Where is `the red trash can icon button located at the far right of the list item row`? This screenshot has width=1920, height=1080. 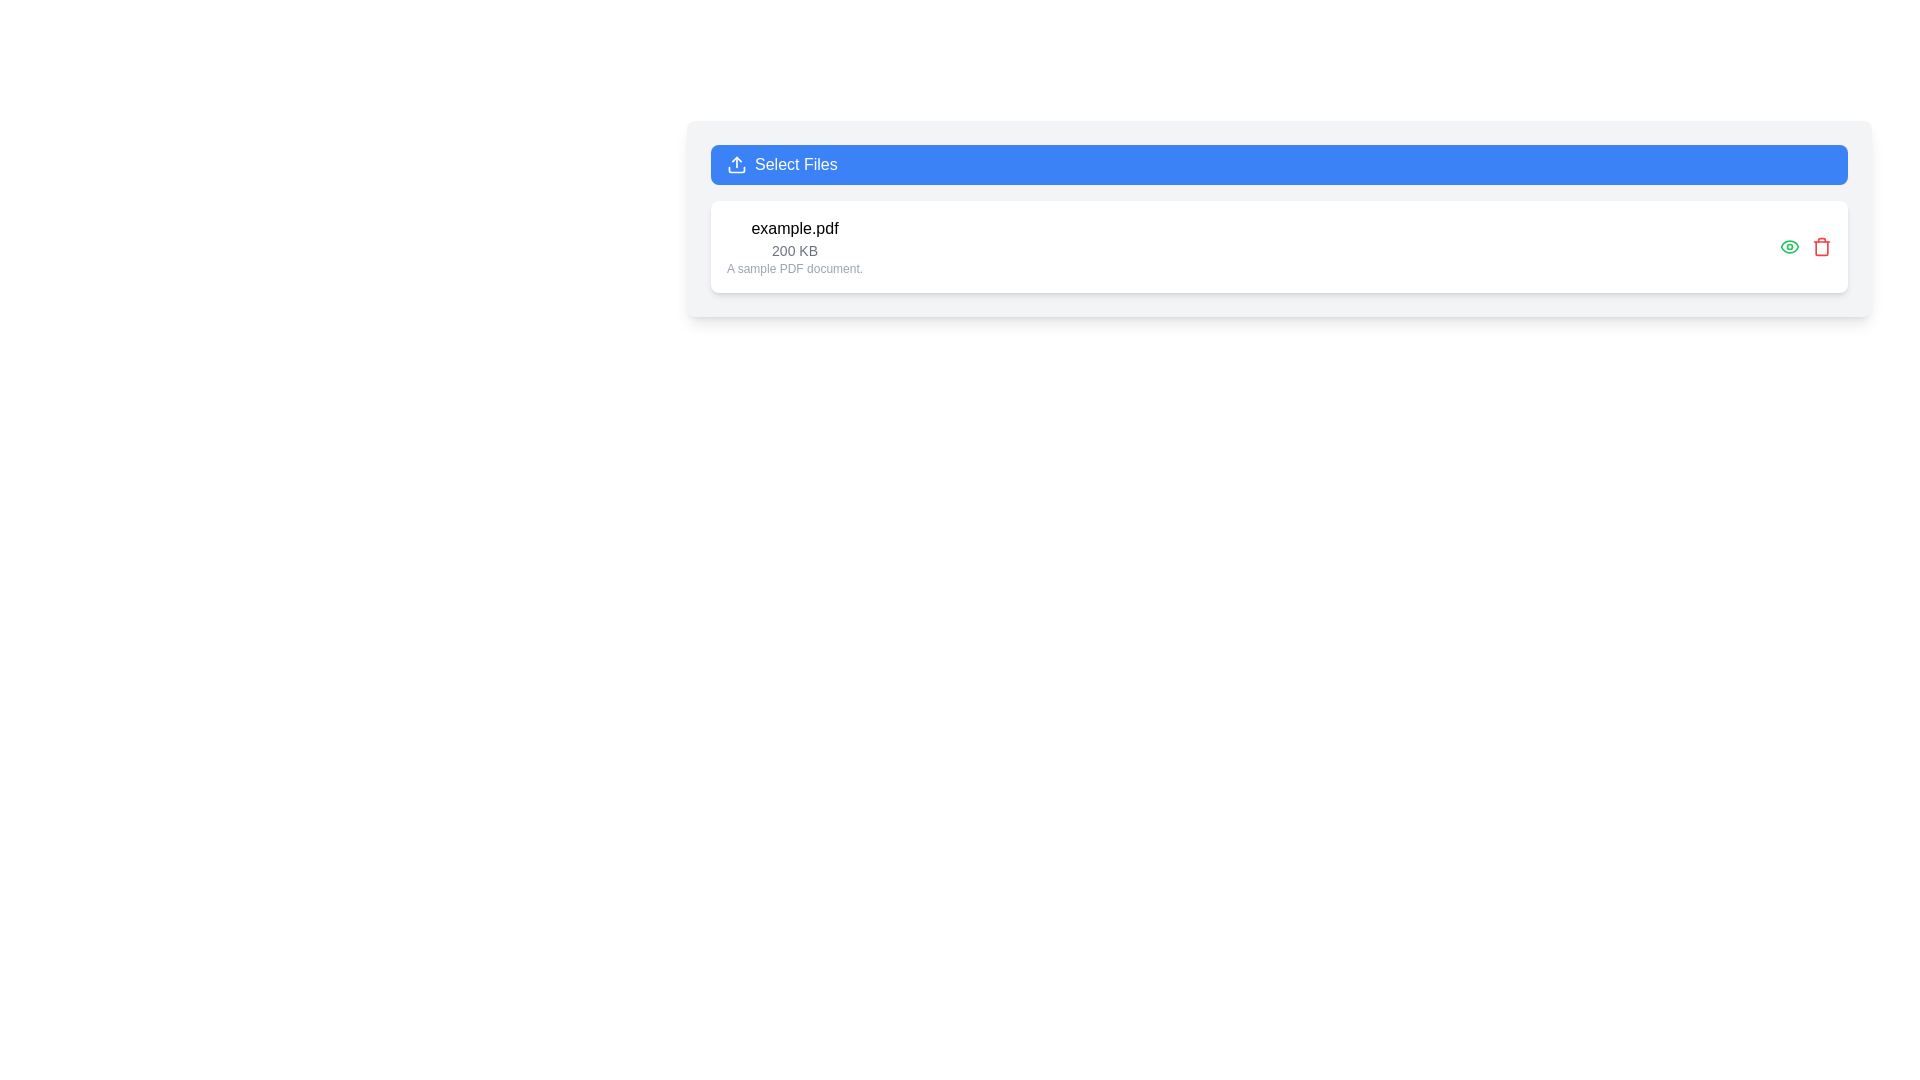 the red trash can icon button located at the far right of the list item row is located at coordinates (1822, 246).